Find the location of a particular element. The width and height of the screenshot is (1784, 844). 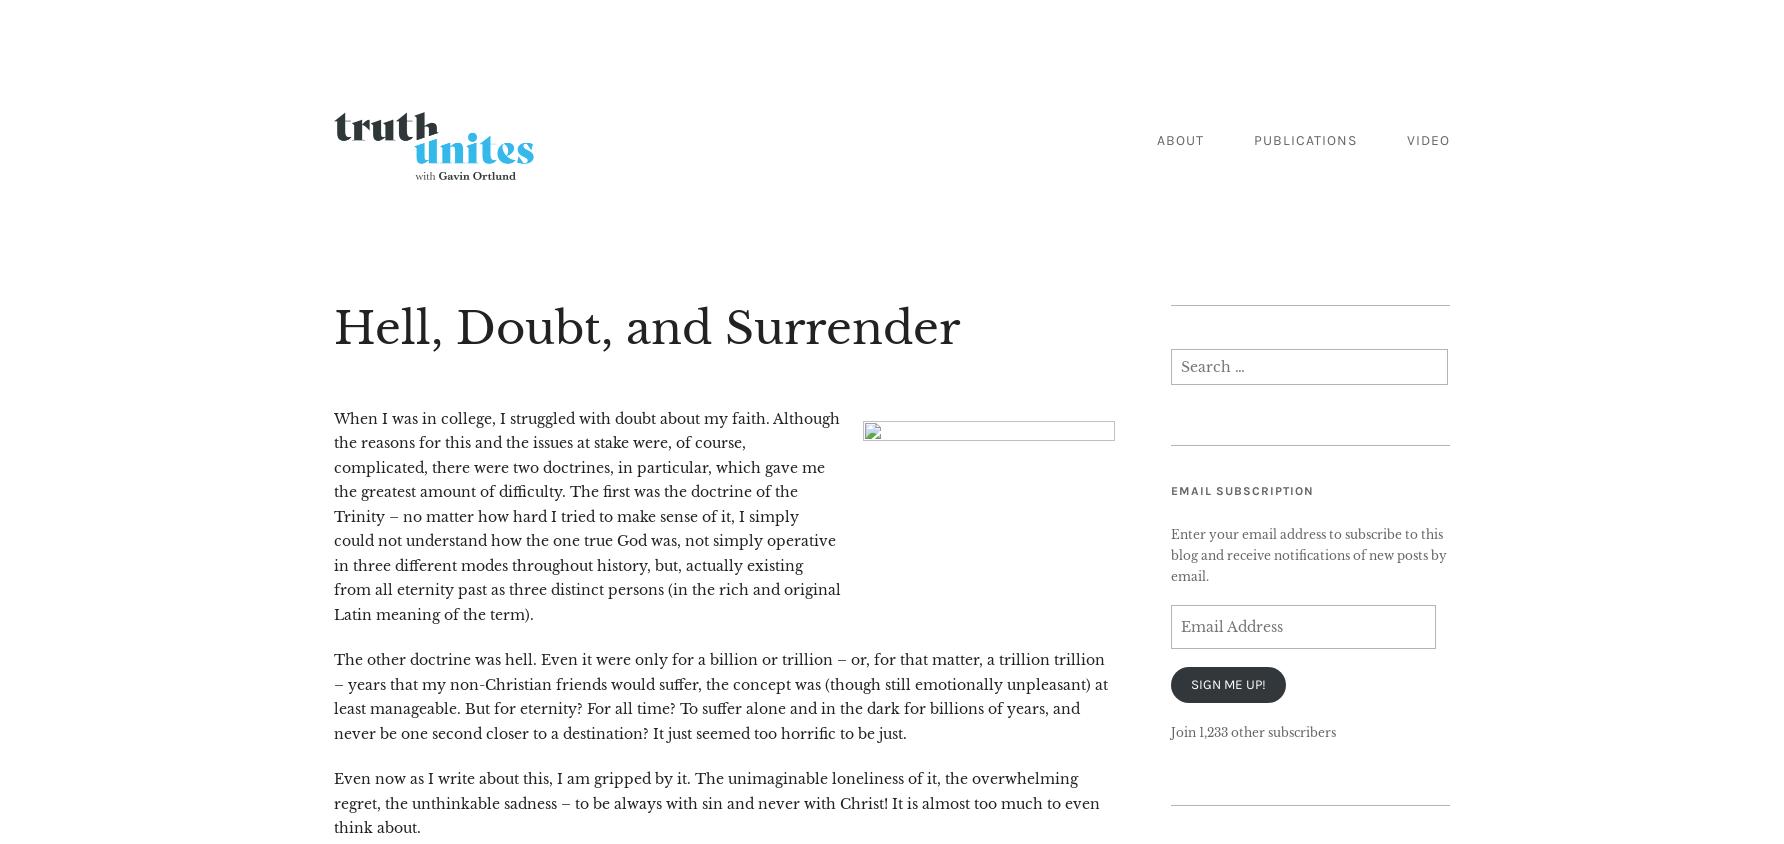

'Enter your email address to subscribe to this blog and receive notifications of new posts by email.' is located at coordinates (1307, 554).